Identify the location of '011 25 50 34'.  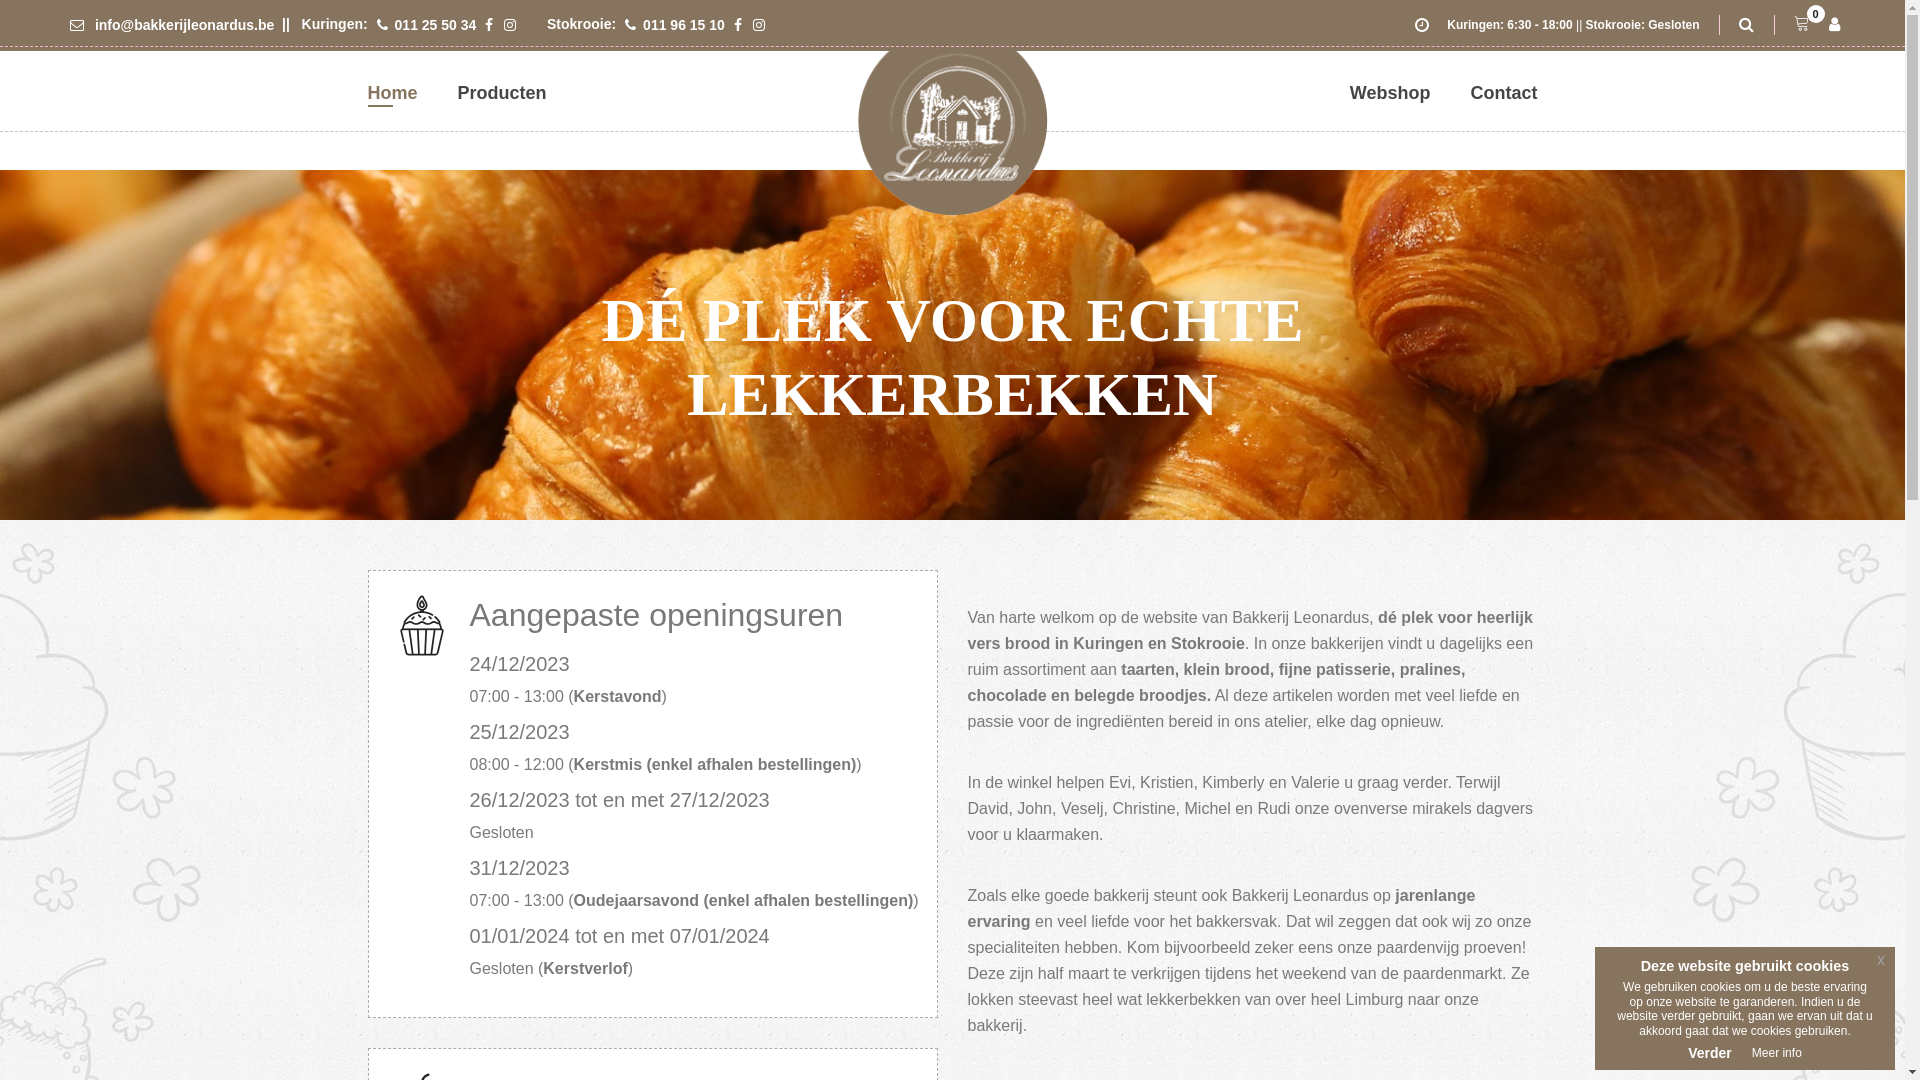
(426, 24).